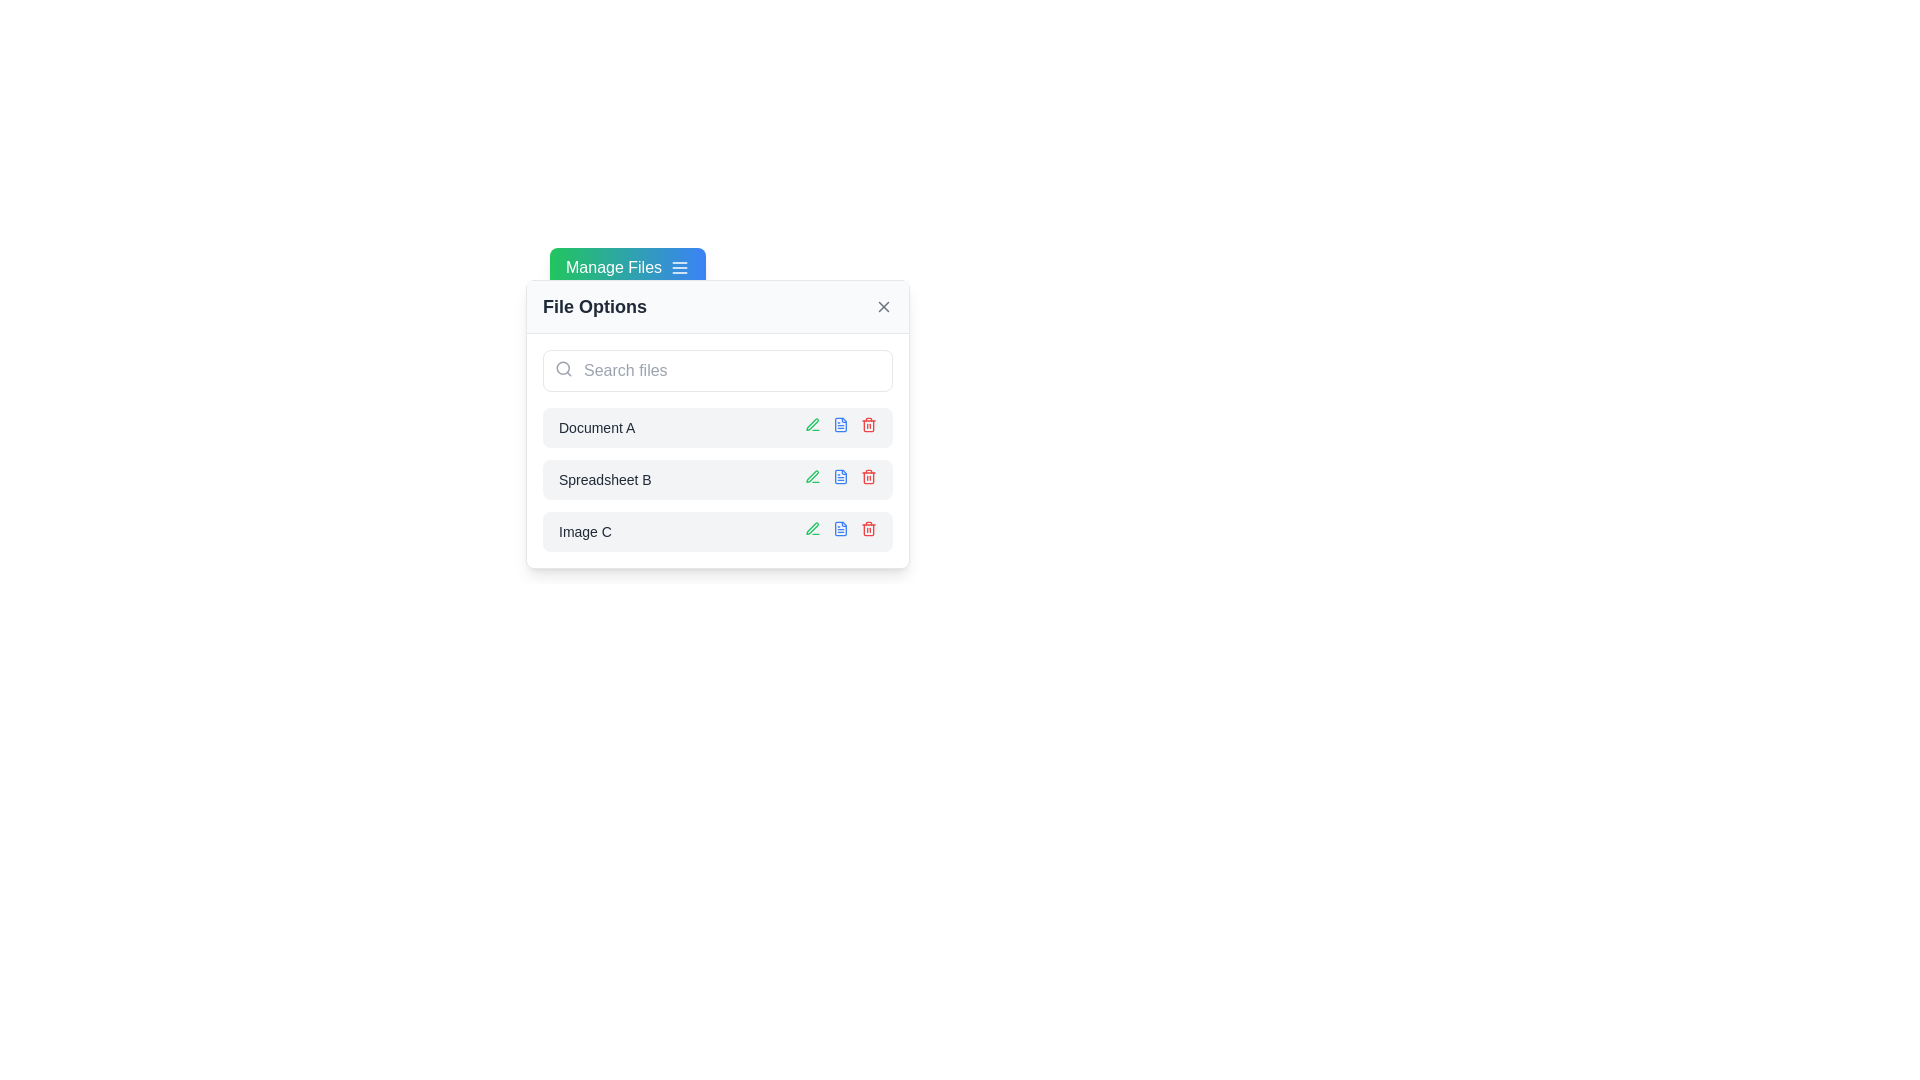  Describe the element at coordinates (868, 527) in the screenshot. I see `the red trash bin icon button, which is the third icon in the row of file action controls, to receive additional visual feedback` at that location.